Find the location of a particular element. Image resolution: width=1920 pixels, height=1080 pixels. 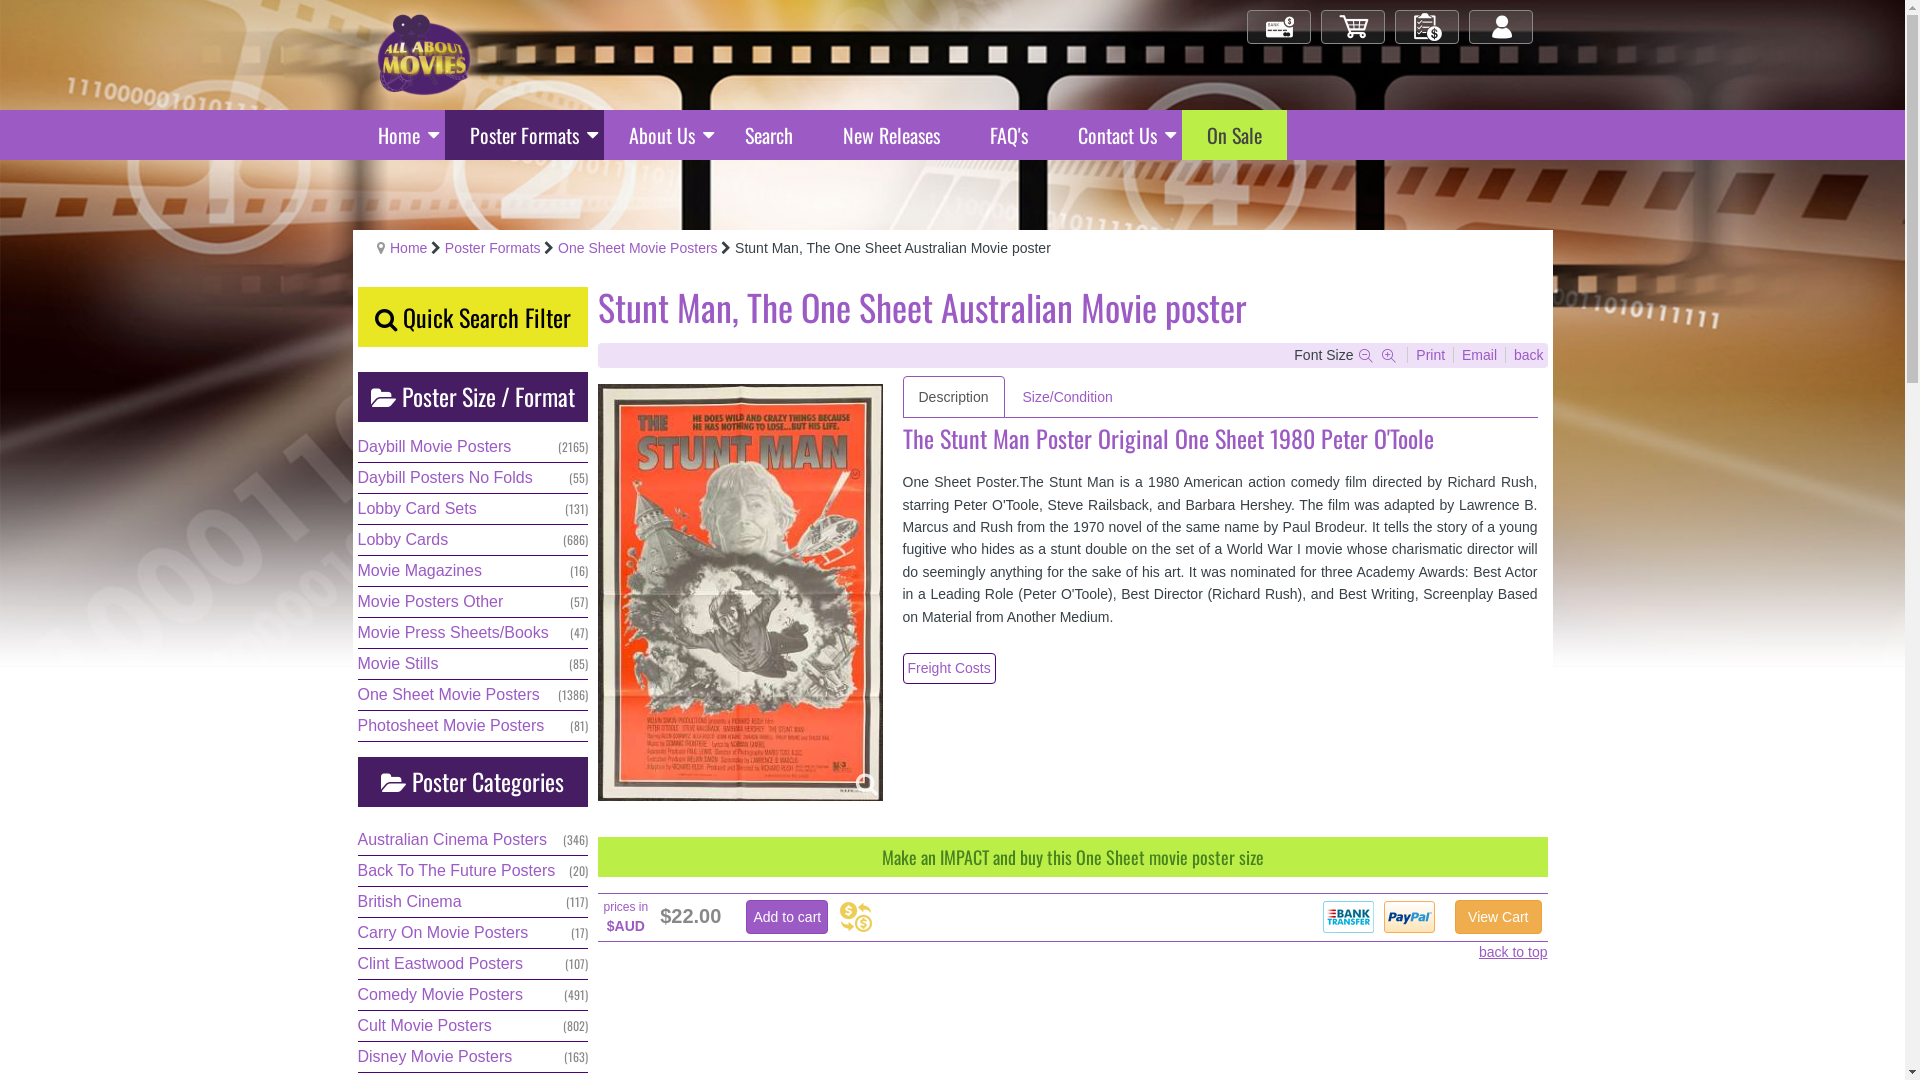

'Email' is located at coordinates (1481, 353).